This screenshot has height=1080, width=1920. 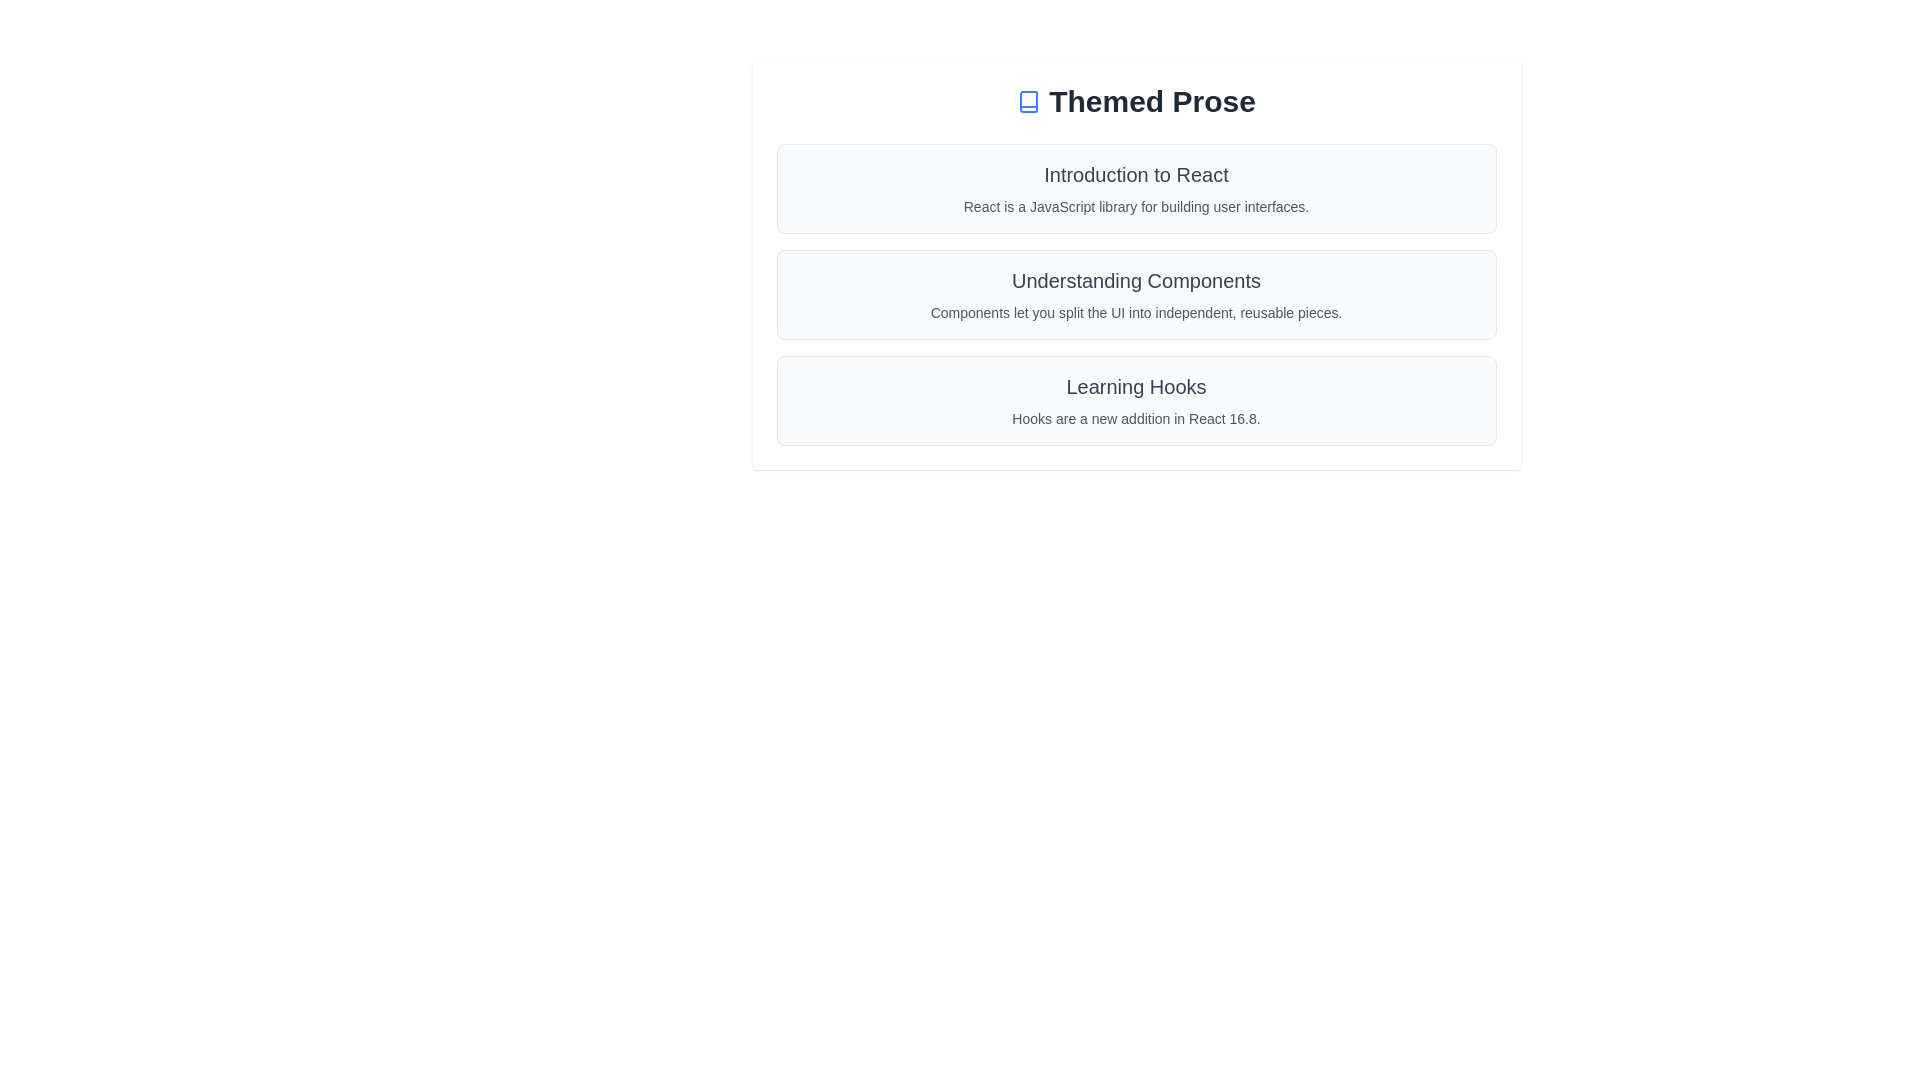 I want to click on text of the heading positioned at the top of the content block, which serves as the title for the subsequent sections, so click(x=1136, y=101).